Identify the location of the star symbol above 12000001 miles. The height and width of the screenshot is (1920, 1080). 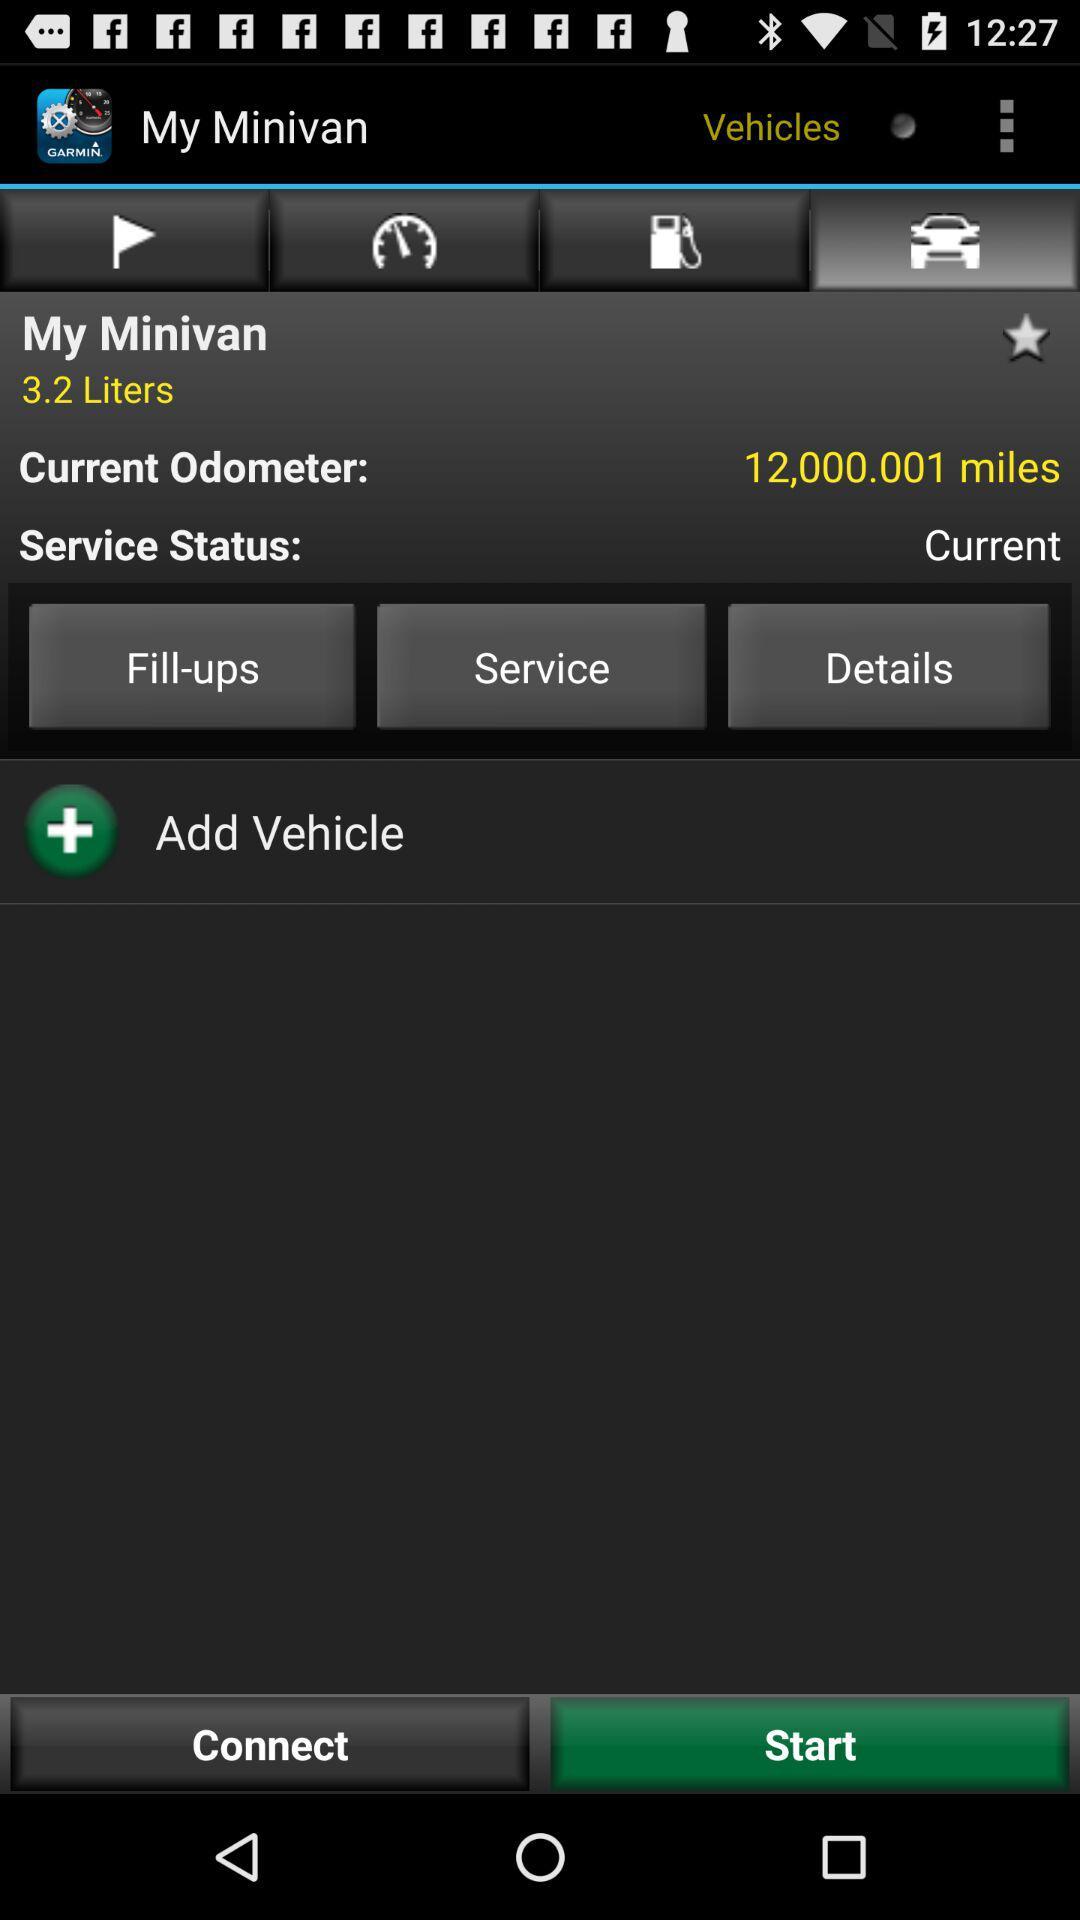
(1033, 338).